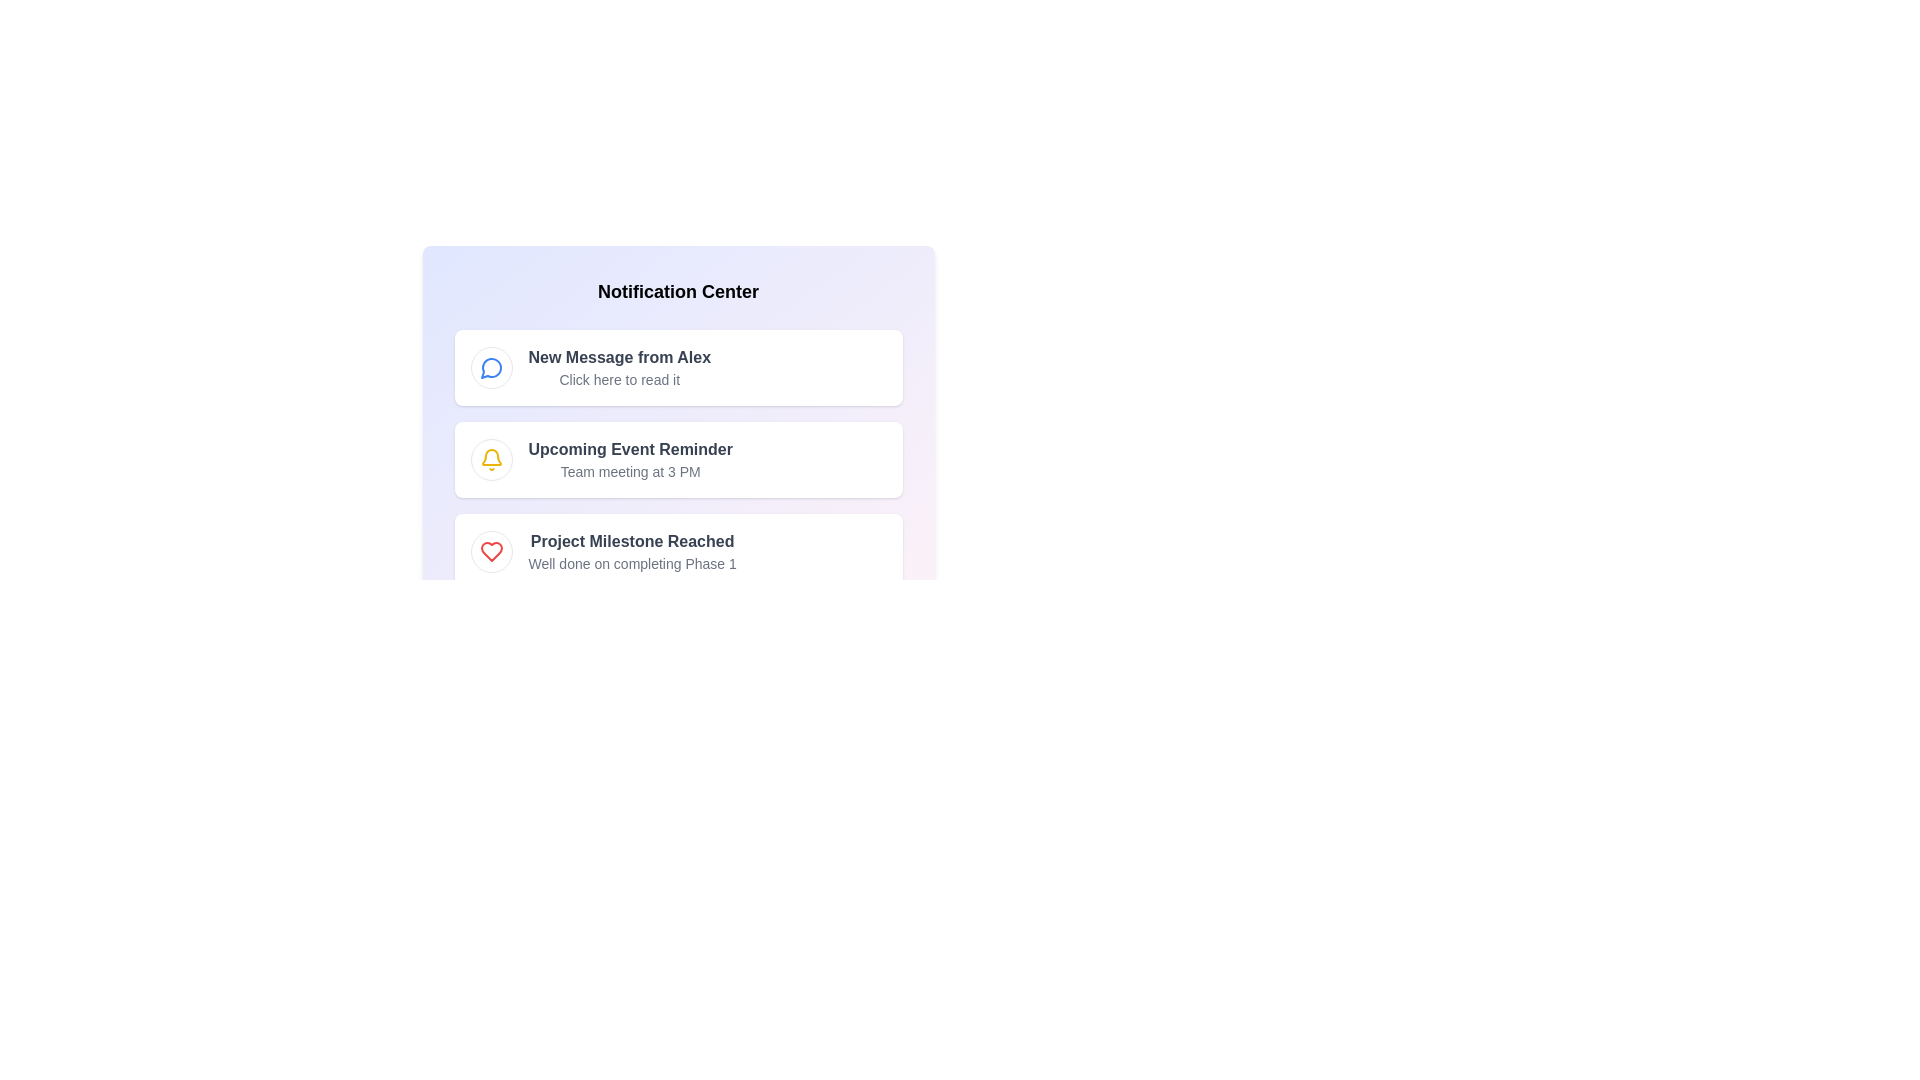 Image resolution: width=1920 pixels, height=1080 pixels. What do you see at coordinates (491, 551) in the screenshot?
I see `the notification icon for Achievement` at bounding box center [491, 551].